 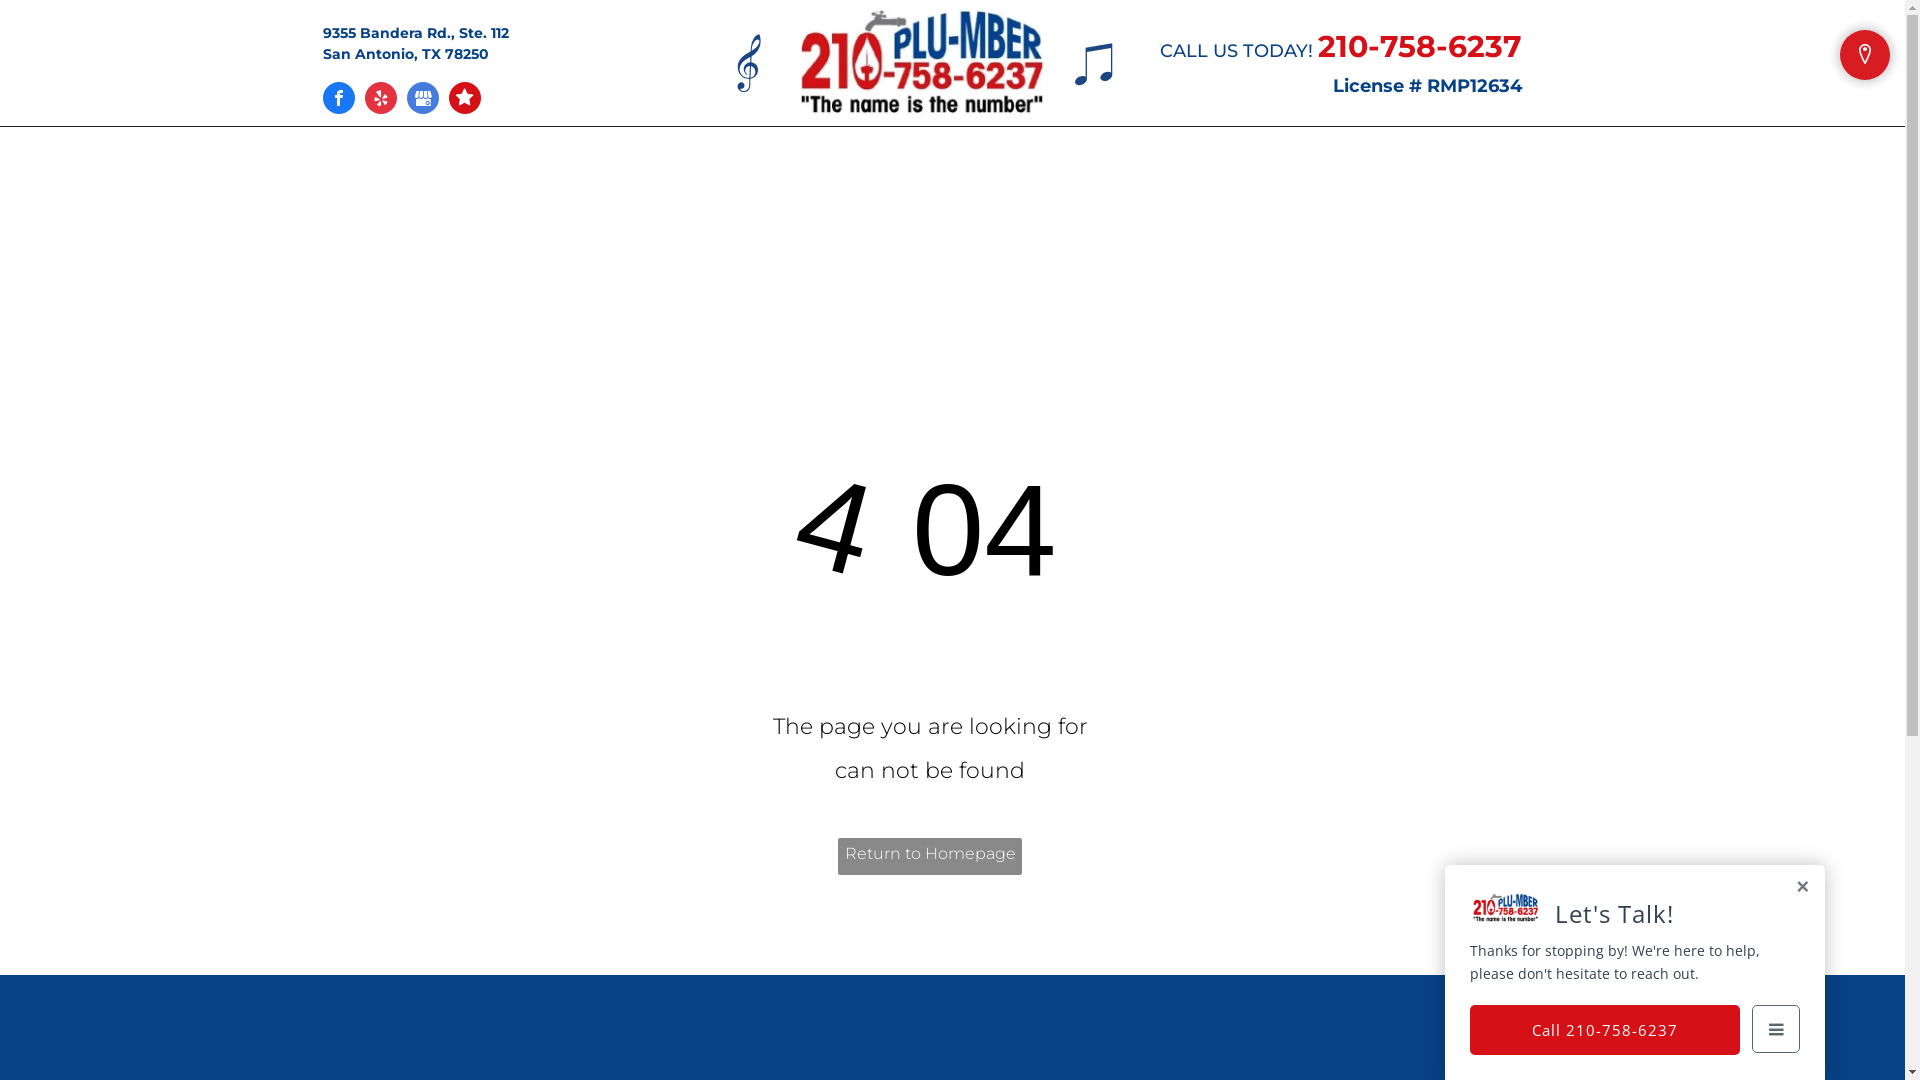 I want to click on 'San Antonio, TX 78250', so click(x=403, y=53).